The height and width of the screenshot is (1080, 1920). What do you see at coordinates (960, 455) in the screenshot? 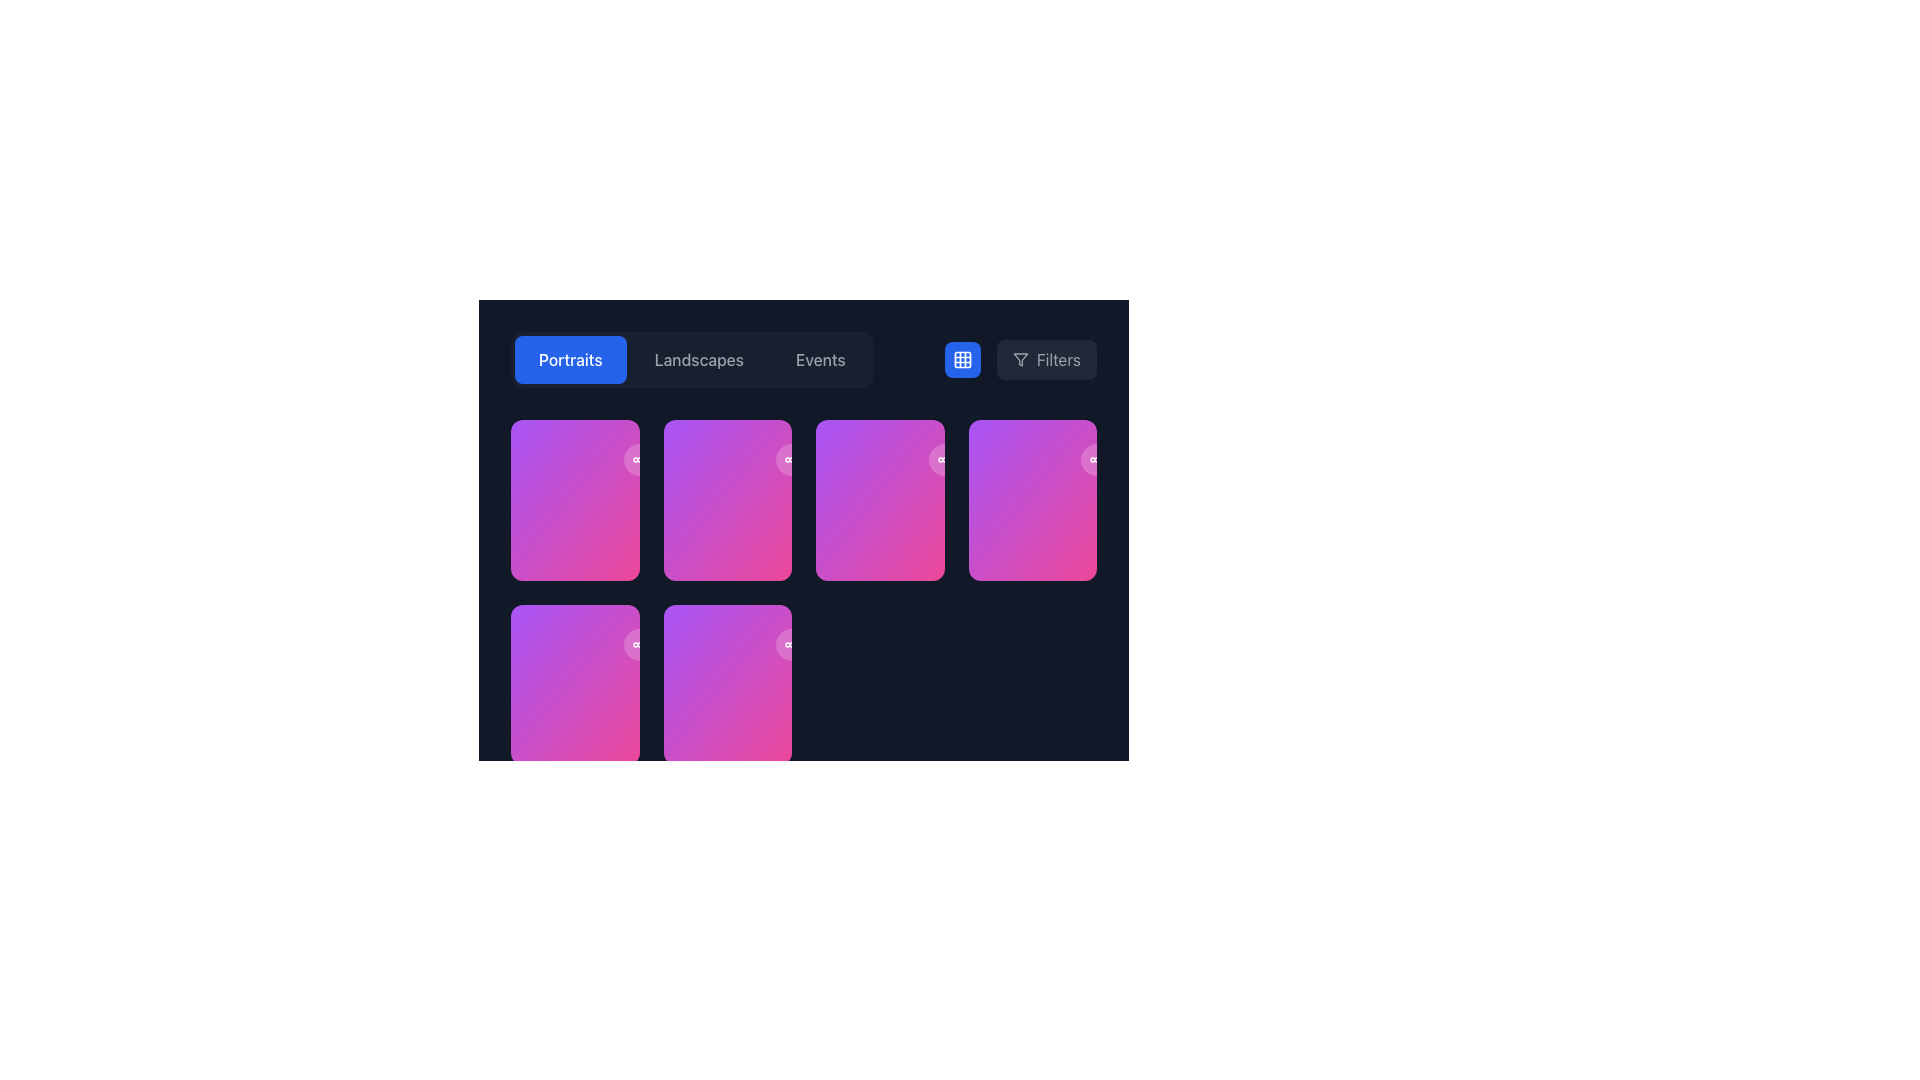
I see `the interactive buttons in the top-right corner of the card located in the second row, third from the left` at bounding box center [960, 455].